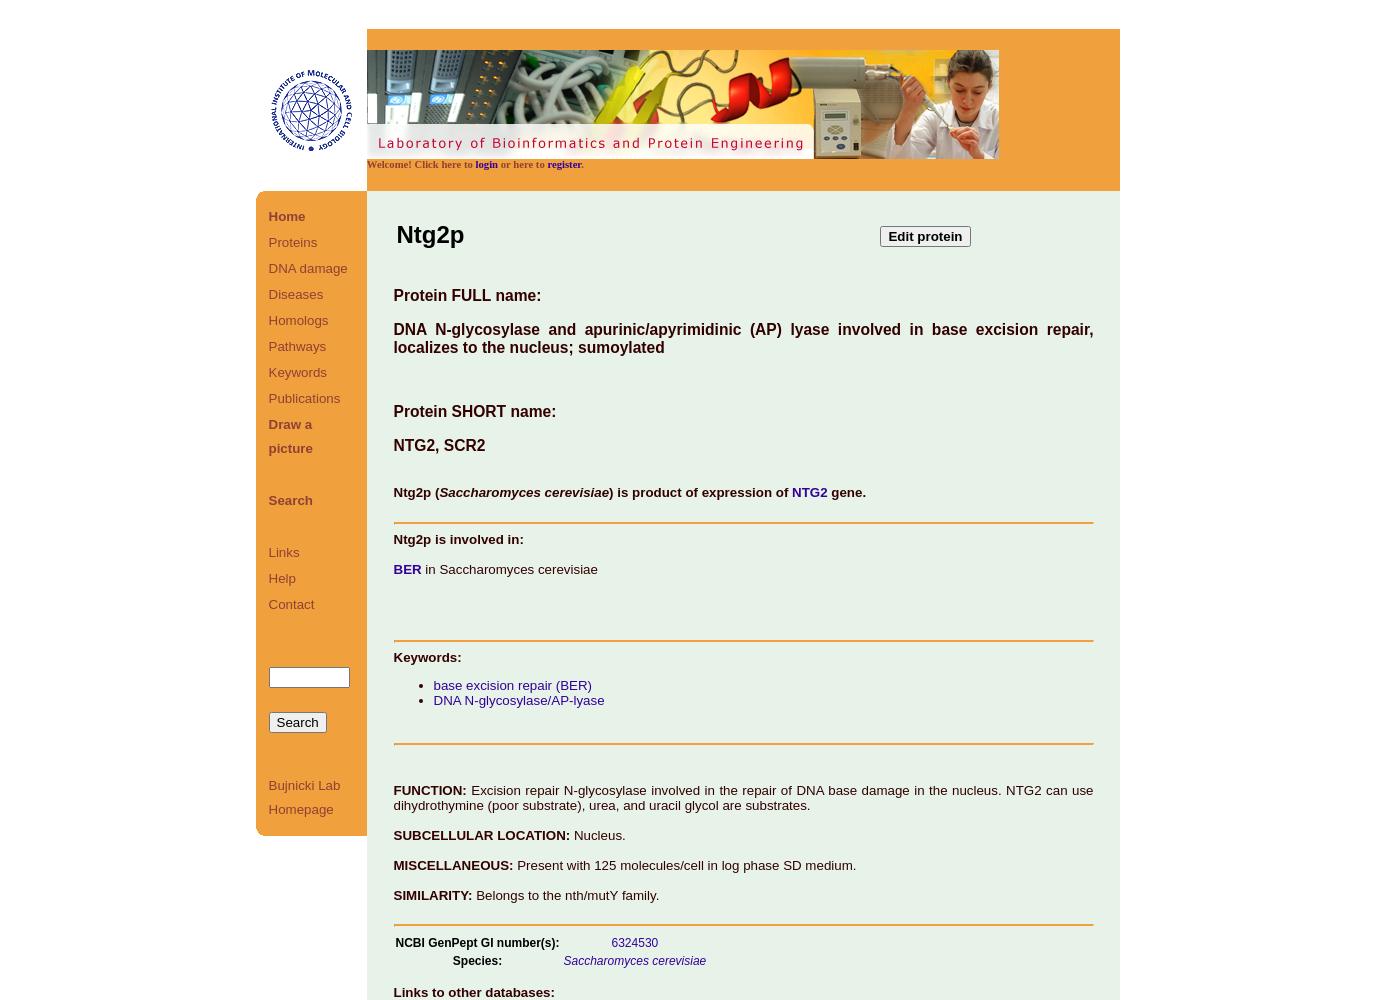 The height and width of the screenshot is (1000, 1376). What do you see at coordinates (298, 319) in the screenshot?
I see `'Homologs'` at bounding box center [298, 319].